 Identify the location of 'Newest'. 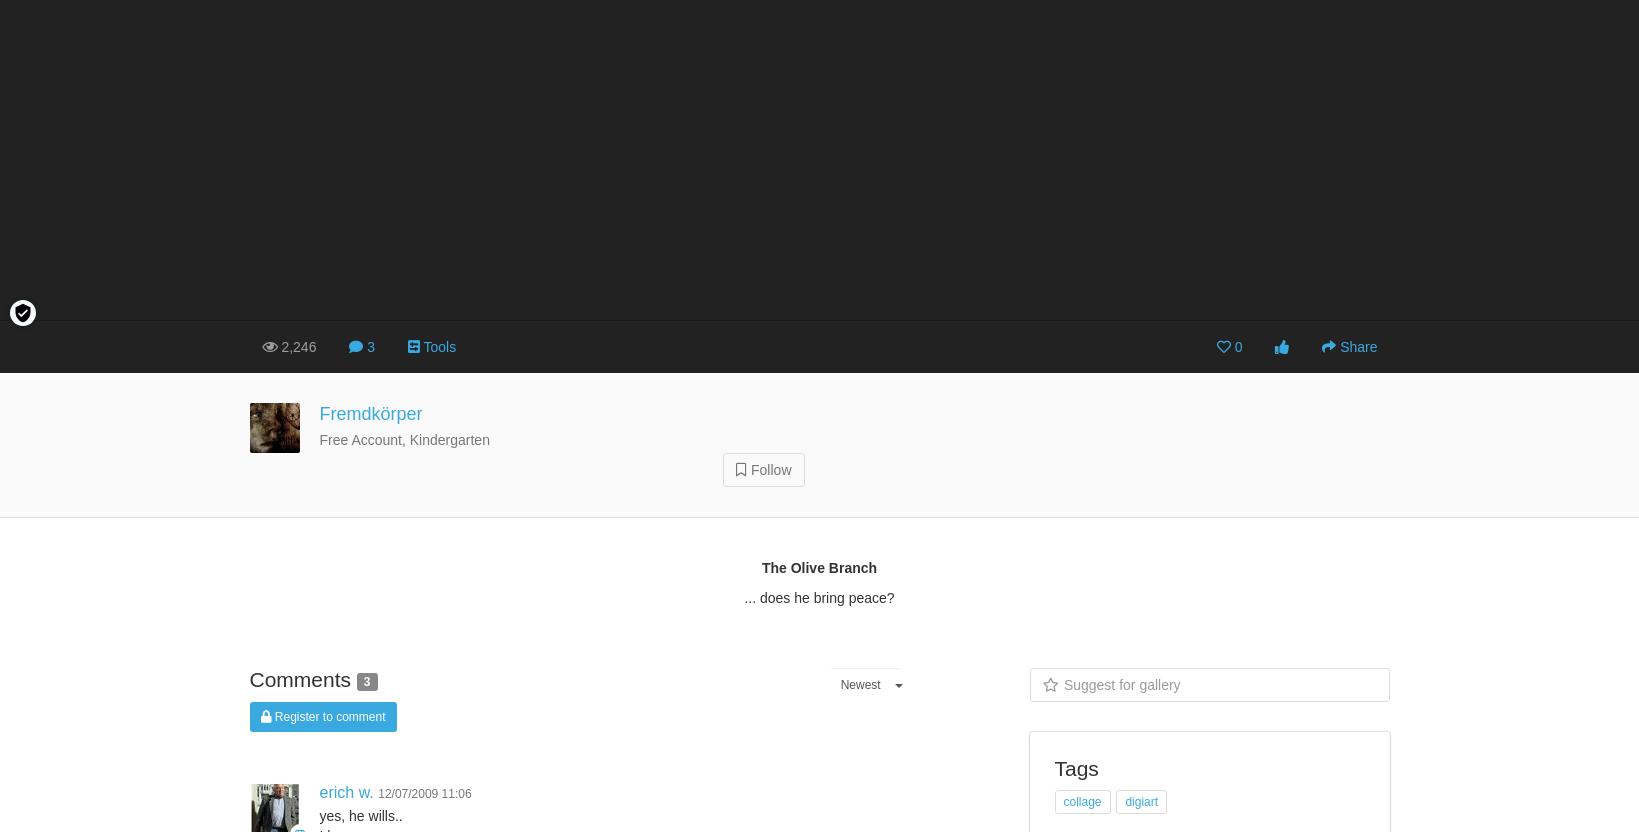
(858, 683).